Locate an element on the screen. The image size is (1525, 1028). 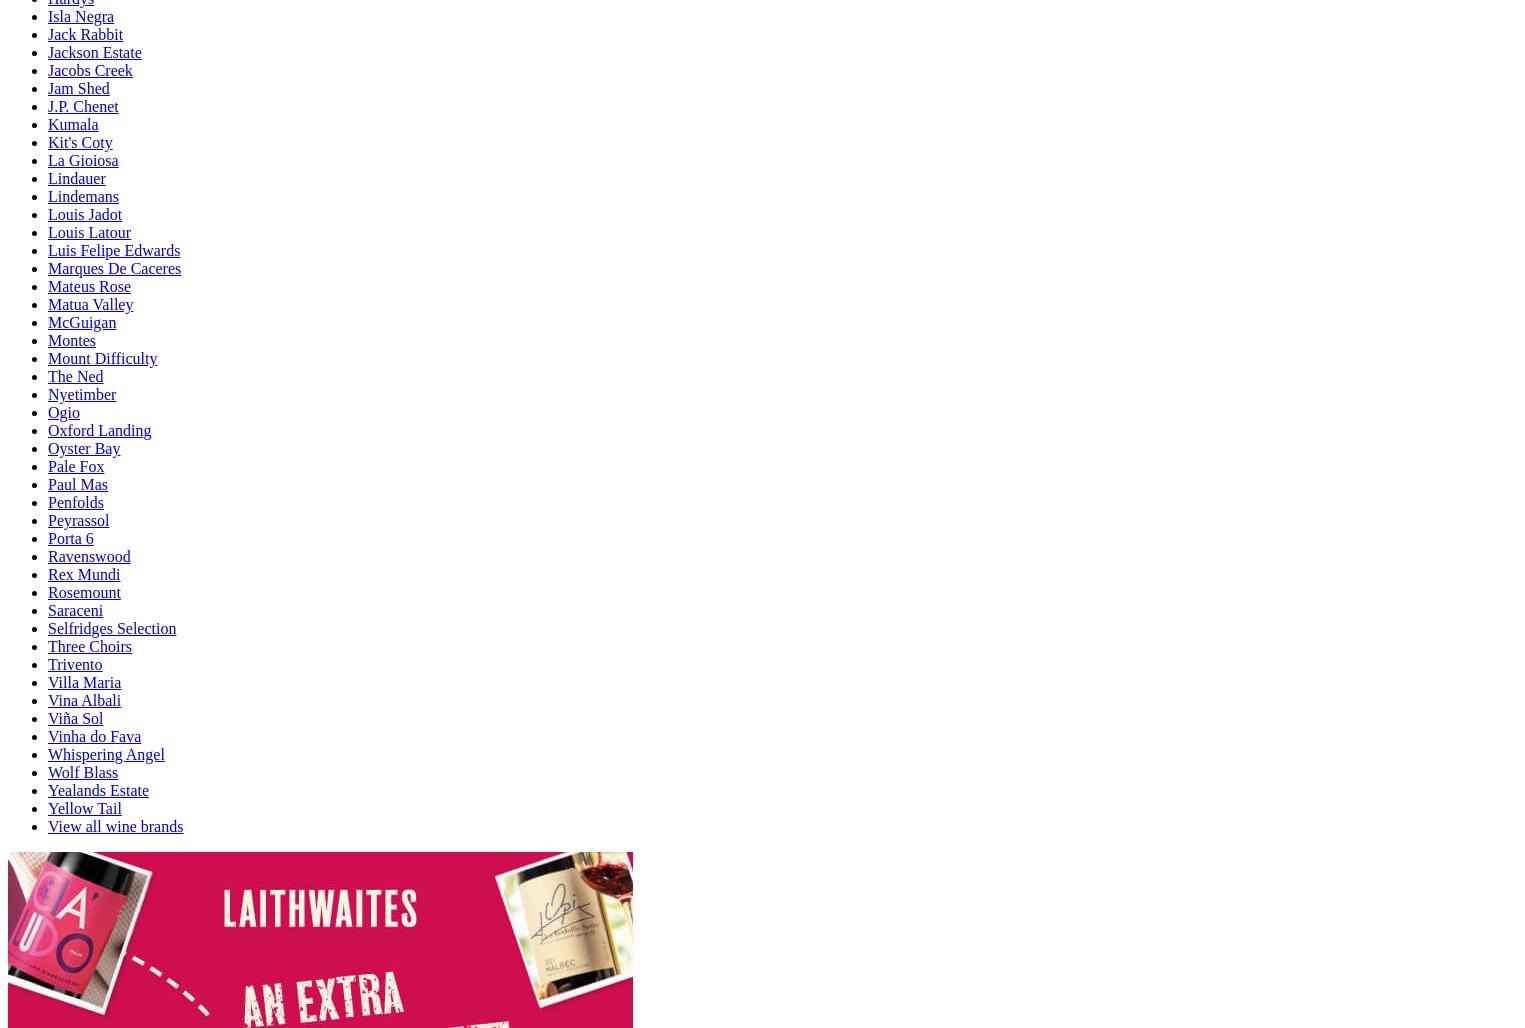
'Mount Difficulty' is located at coordinates (102, 356).